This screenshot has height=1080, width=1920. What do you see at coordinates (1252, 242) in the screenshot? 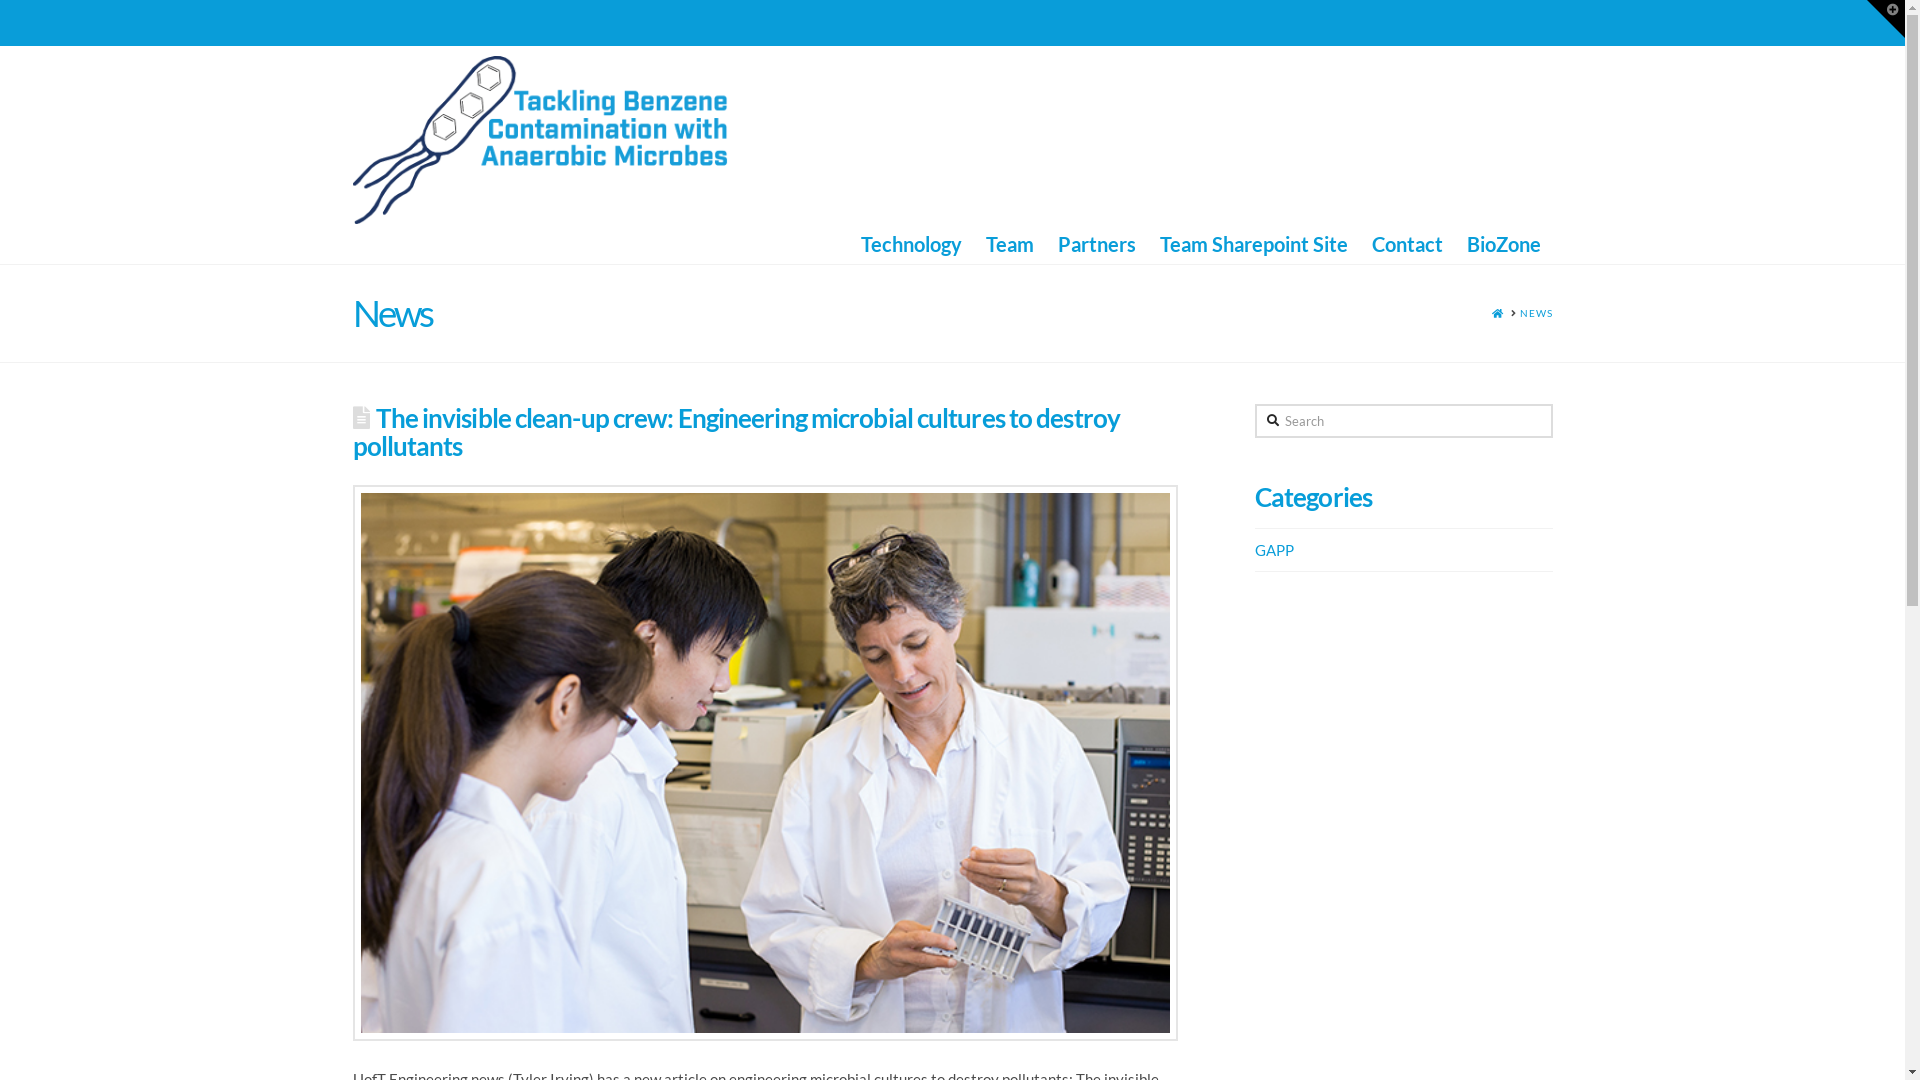
I see `'Team Sharepoint Site'` at bounding box center [1252, 242].